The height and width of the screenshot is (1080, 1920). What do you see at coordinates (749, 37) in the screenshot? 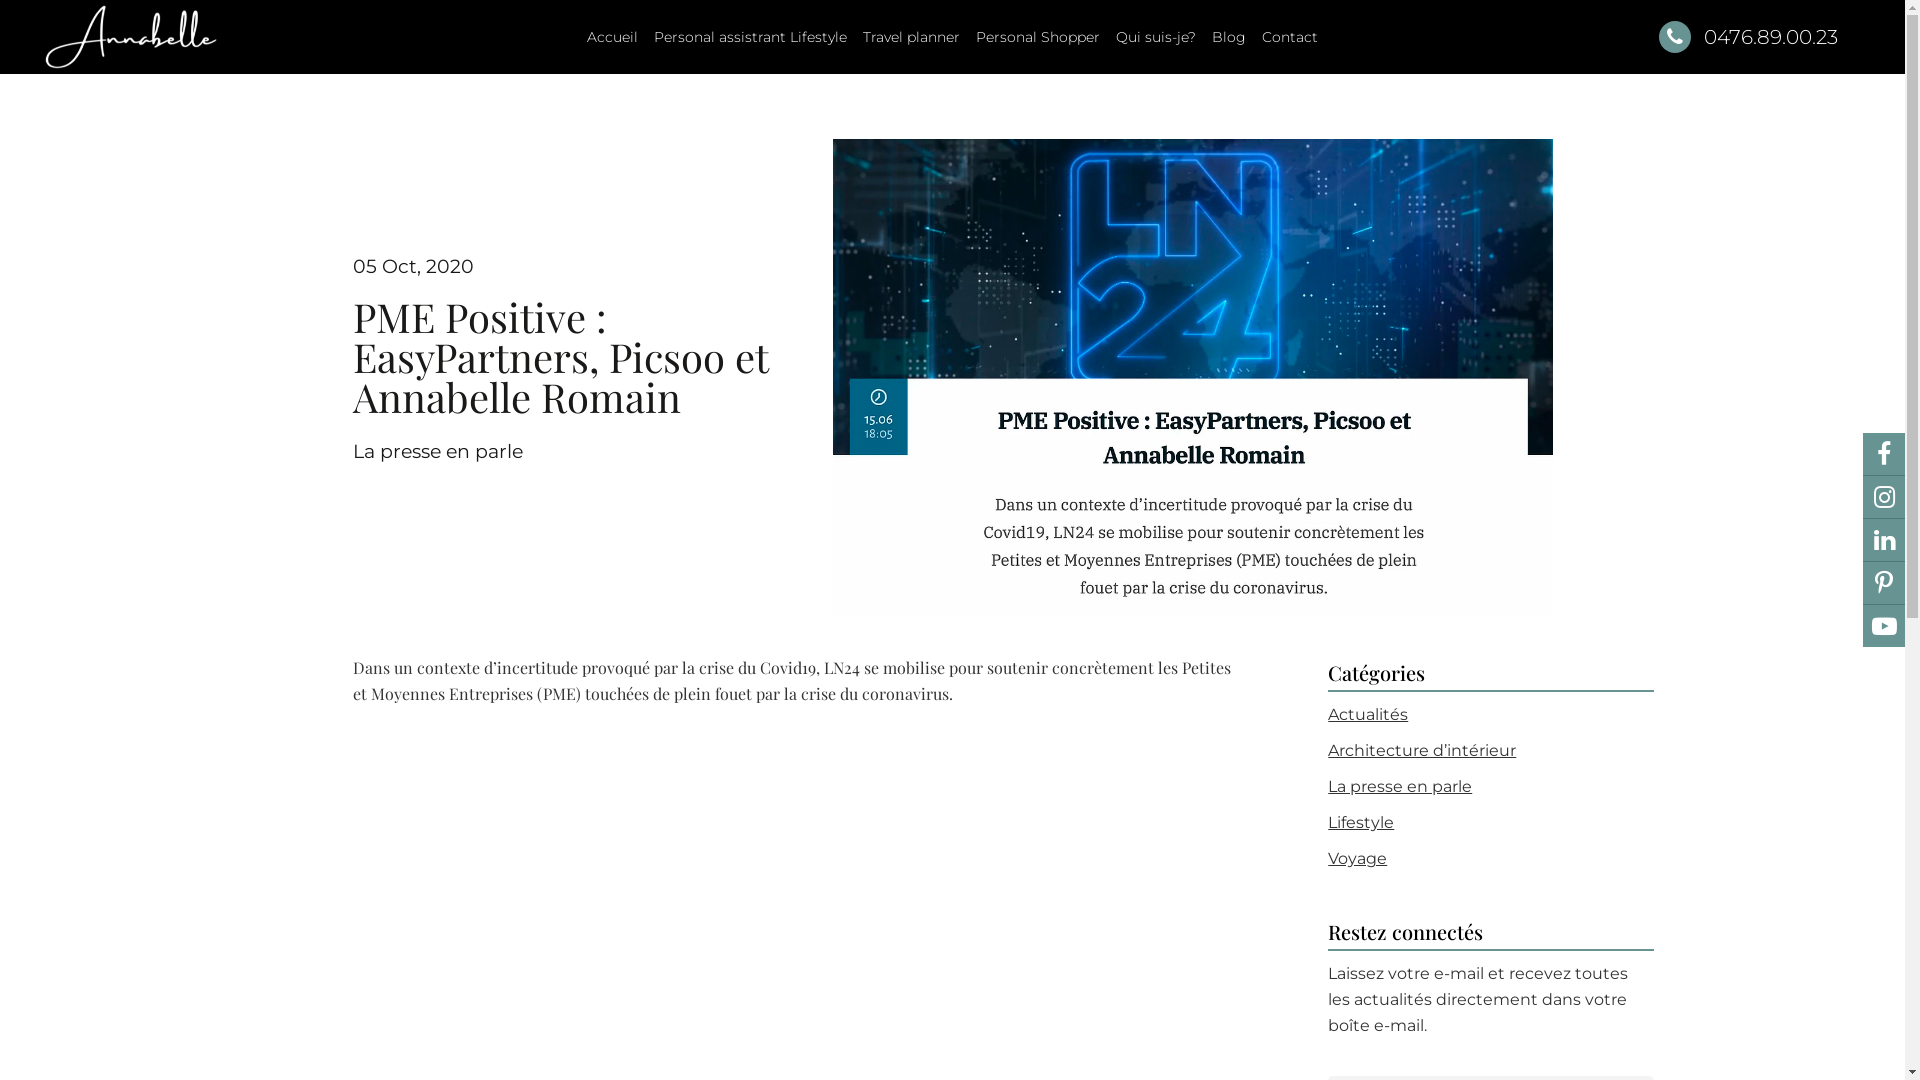
I see `'Personal assistrant Lifestyle'` at bounding box center [749, 37].